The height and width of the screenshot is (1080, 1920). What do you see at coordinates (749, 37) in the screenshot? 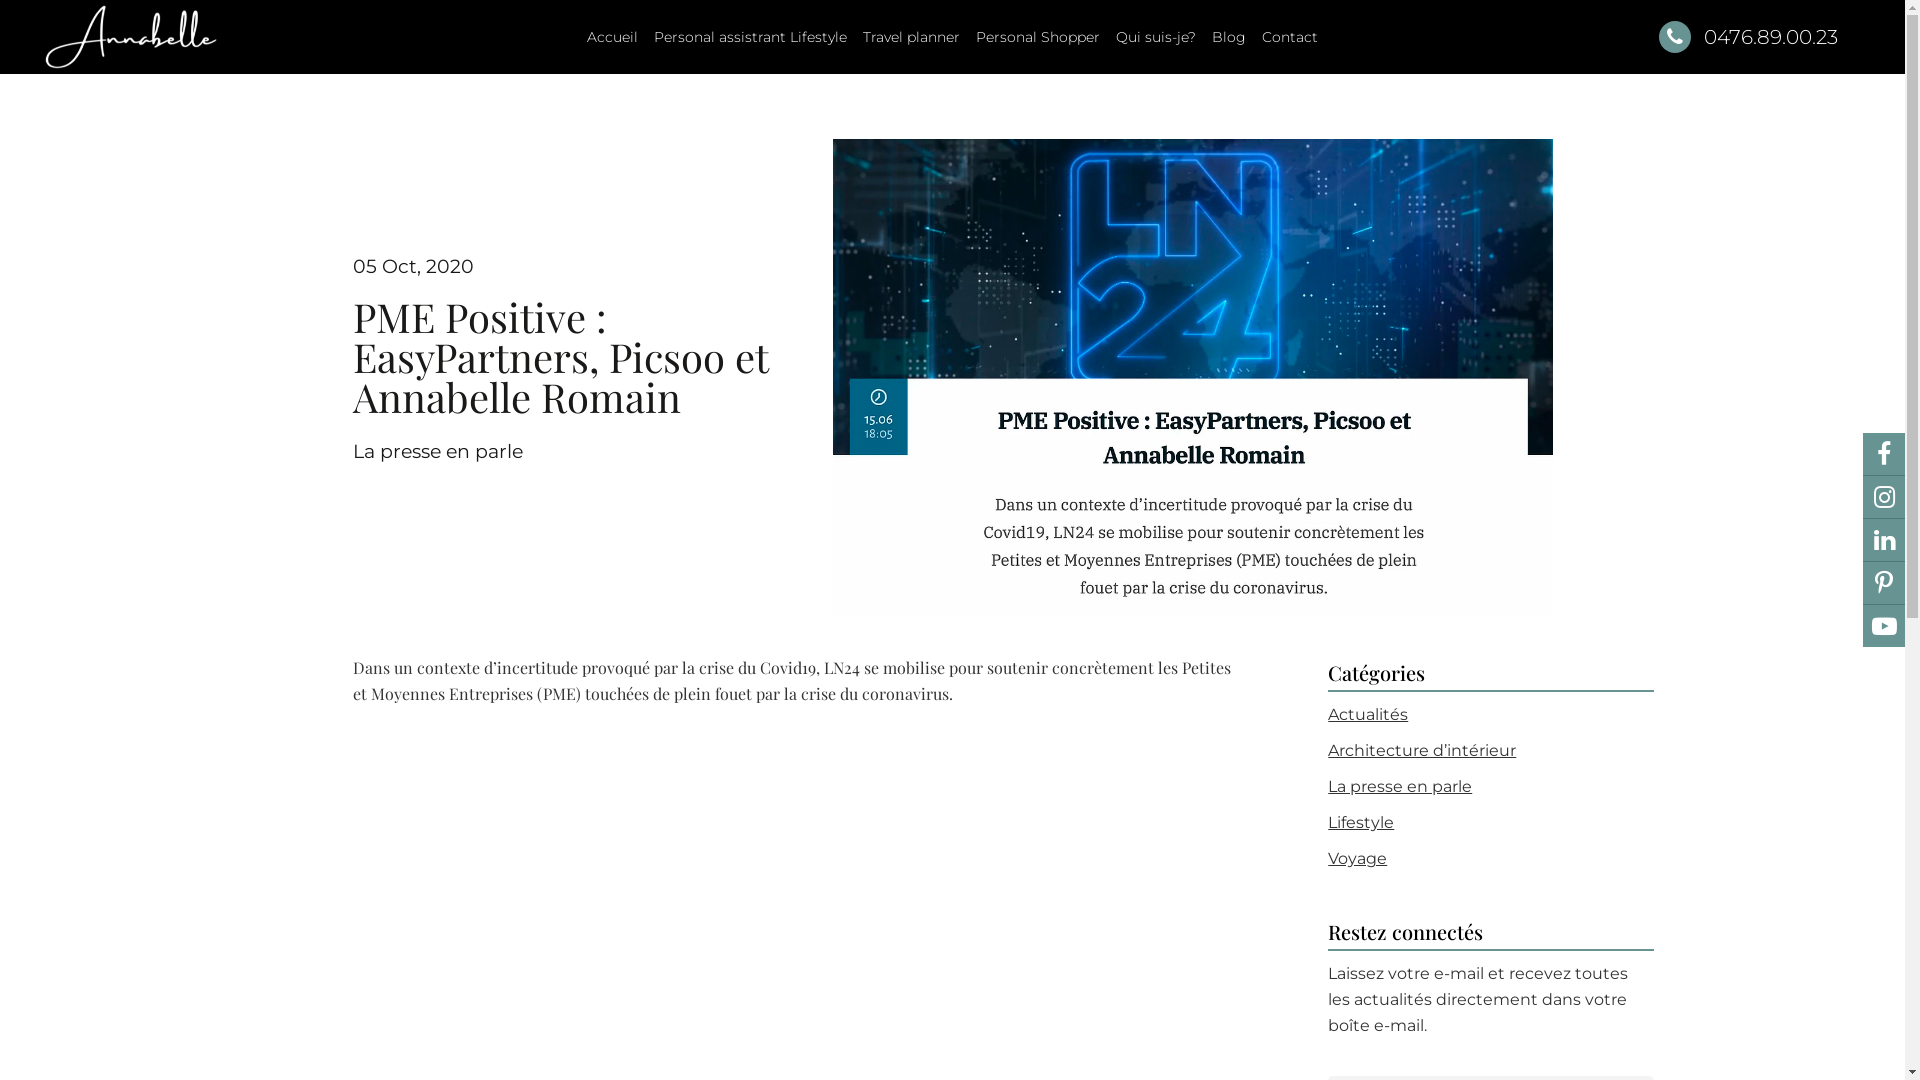
I see `'Personal assistrant Lifestyle'` at bounding box center [749, 37].